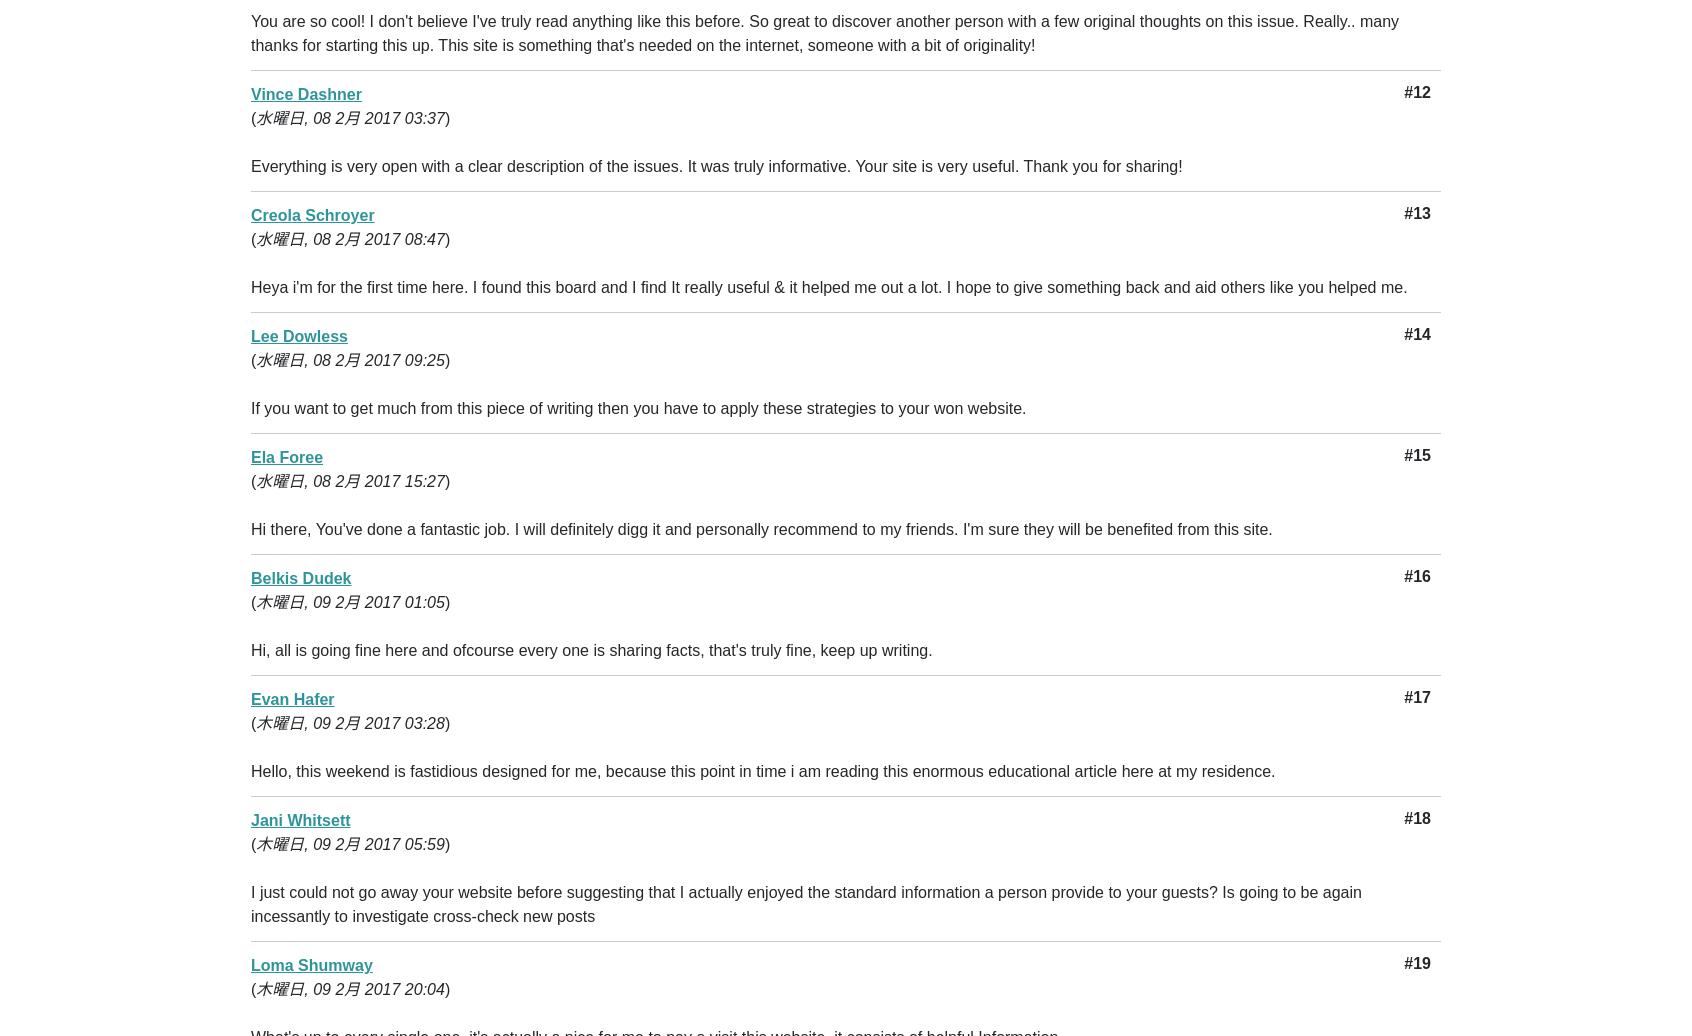 This screenshot has height=1036, width=1692. I want to click on '水曜日, 08 2月 2017 08:47', so click(349, 239).